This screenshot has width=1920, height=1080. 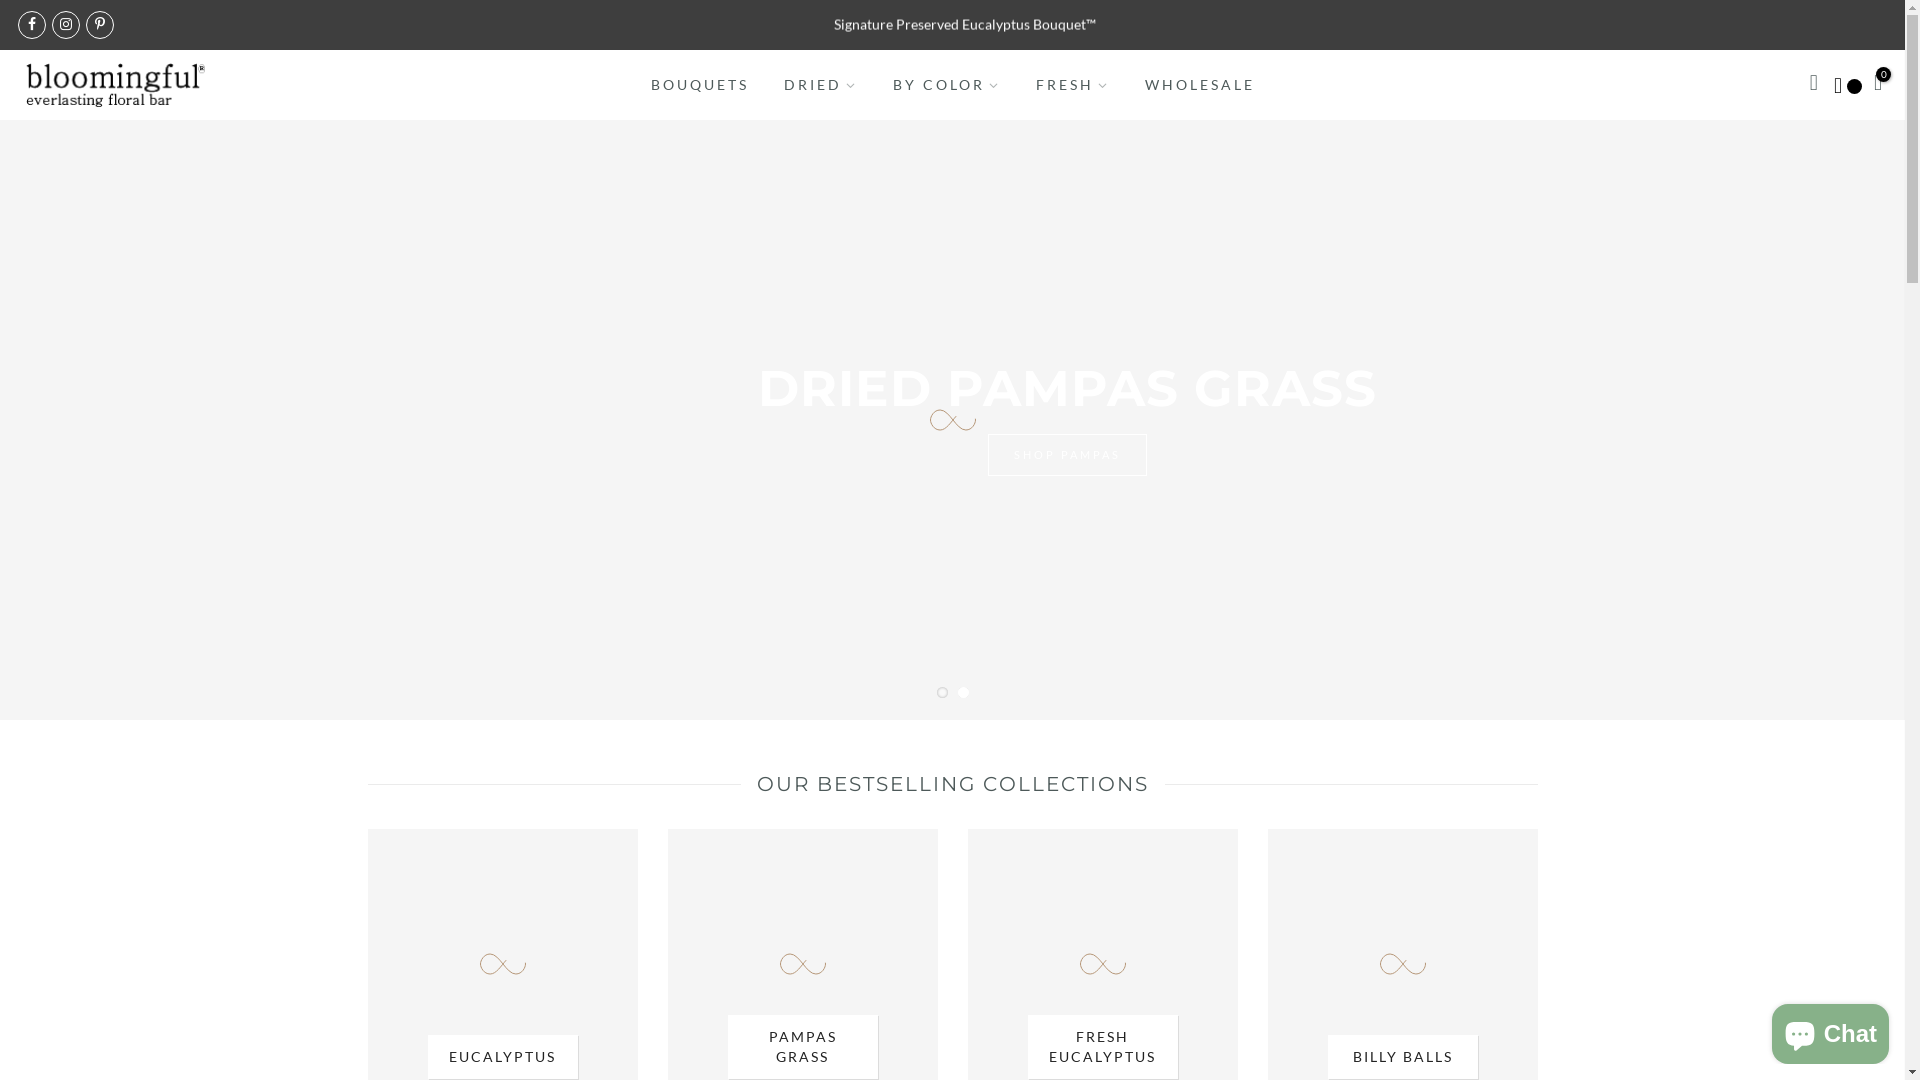 What do you see at coordinates (1071, 83) in the screenshot?
I see `'FRESH'` at bounding box center [1071, 83].